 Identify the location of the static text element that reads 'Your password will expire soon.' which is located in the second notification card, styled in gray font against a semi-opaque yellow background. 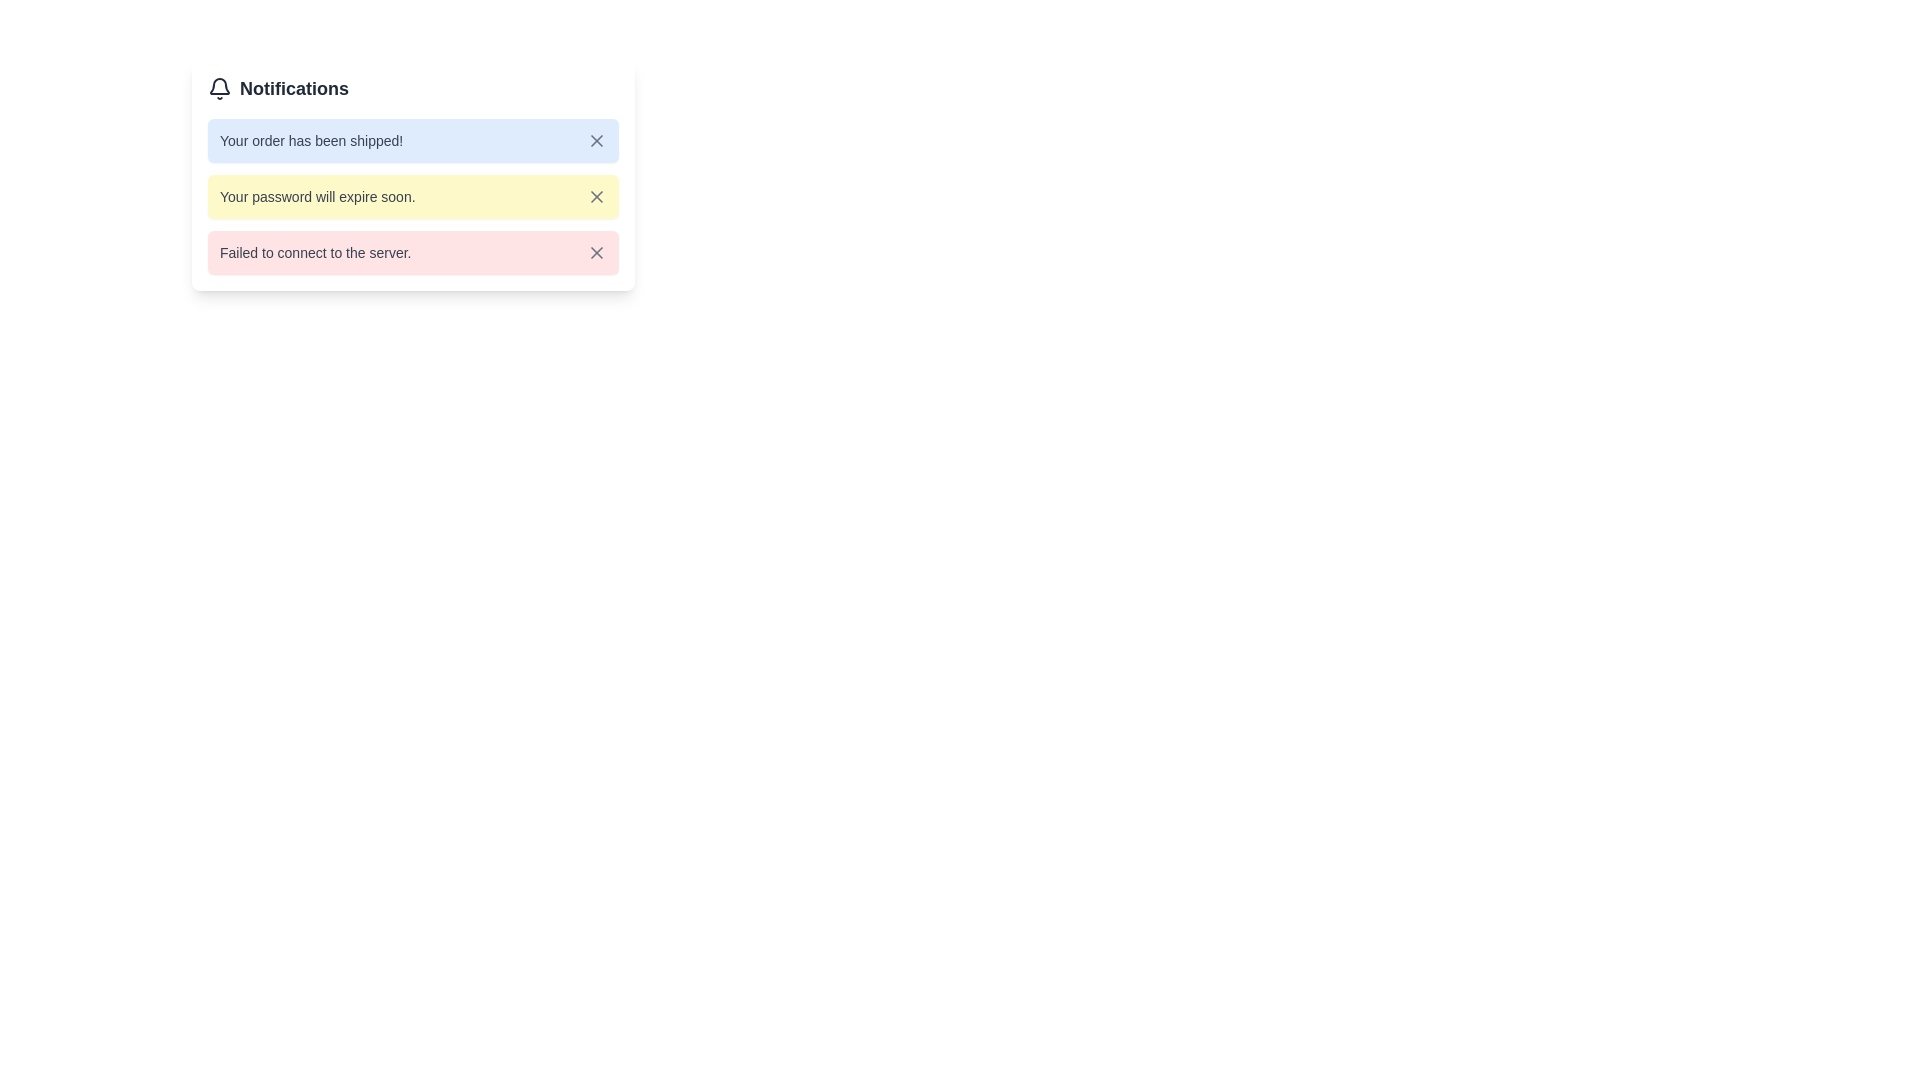
(316, 196).